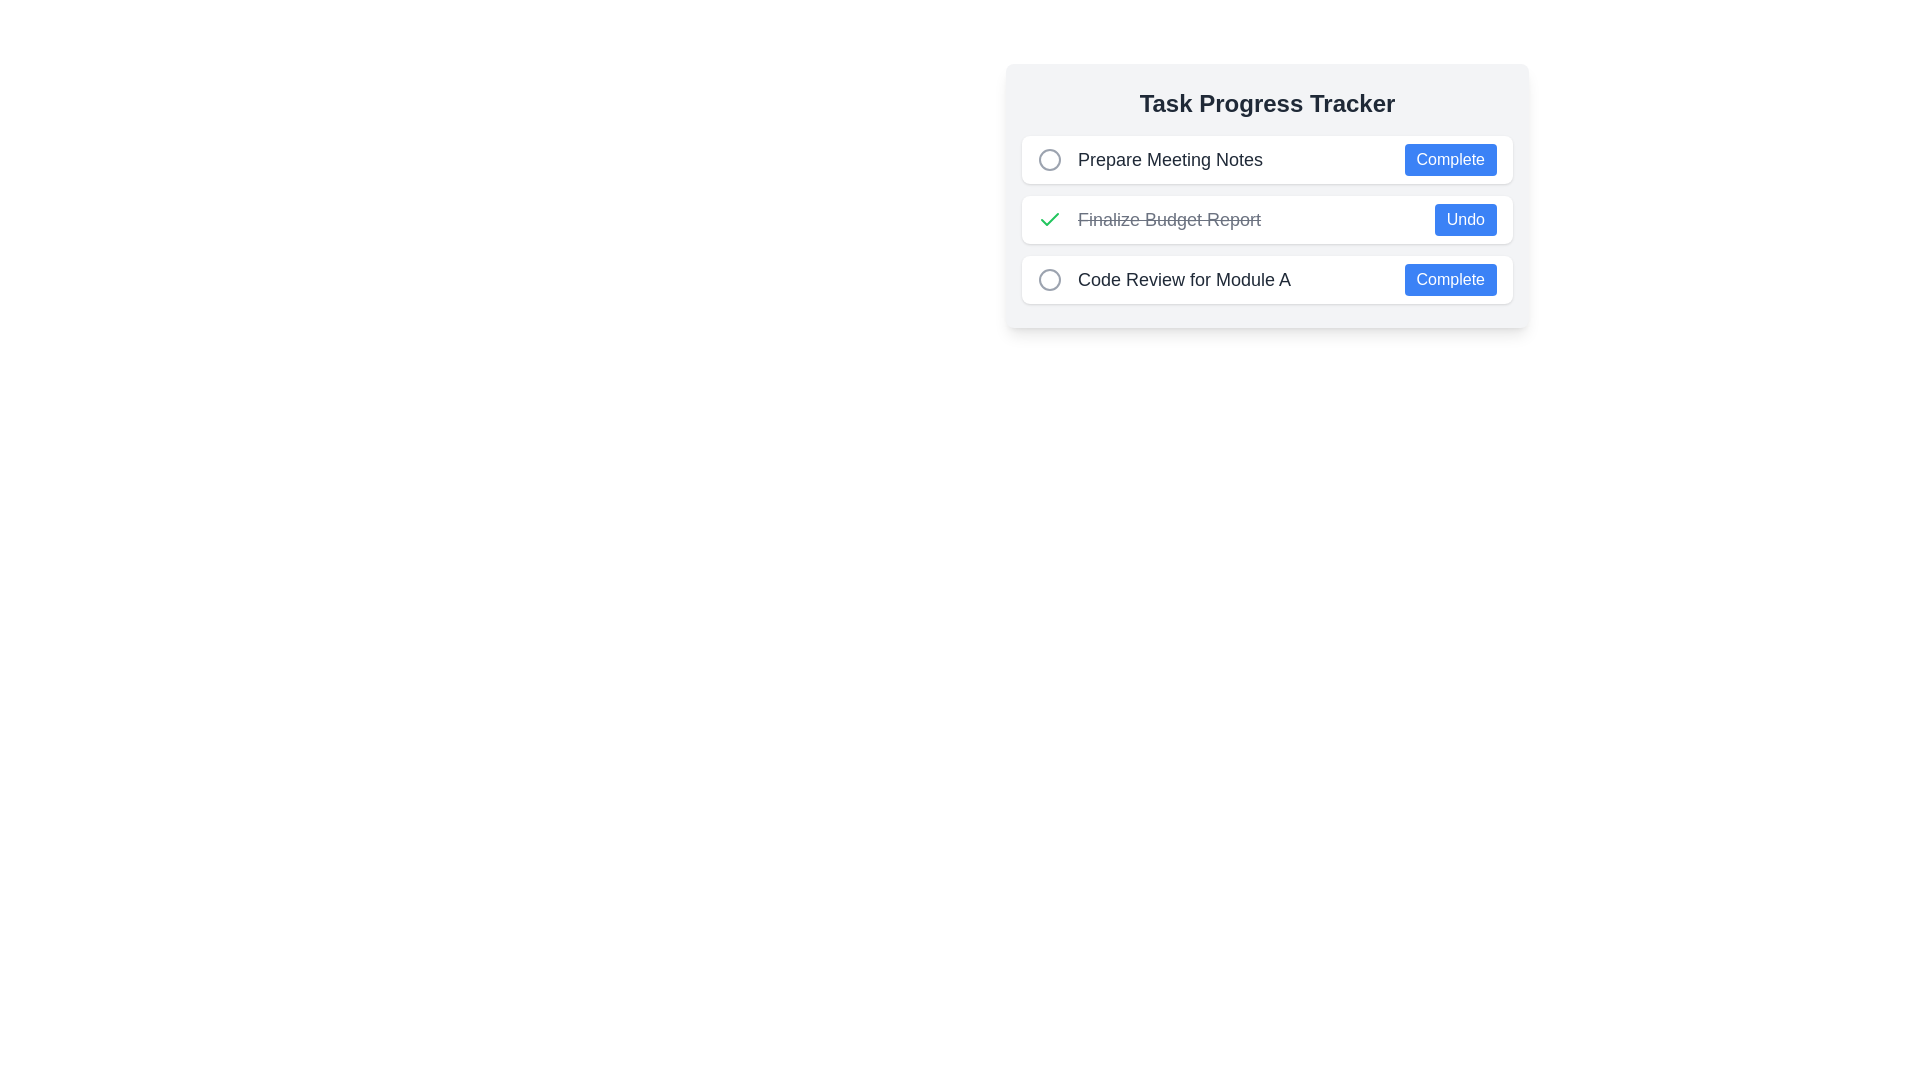 Image resolution: width=1920 pixels, height=1080 pixels. What do you see at coordinates (1266, 196) in the screenshot?
I see `the 'Undo' button of the completed task item 'Finalize Budget Report' in the task list to change the task status` at bounding box center [1266, 196].